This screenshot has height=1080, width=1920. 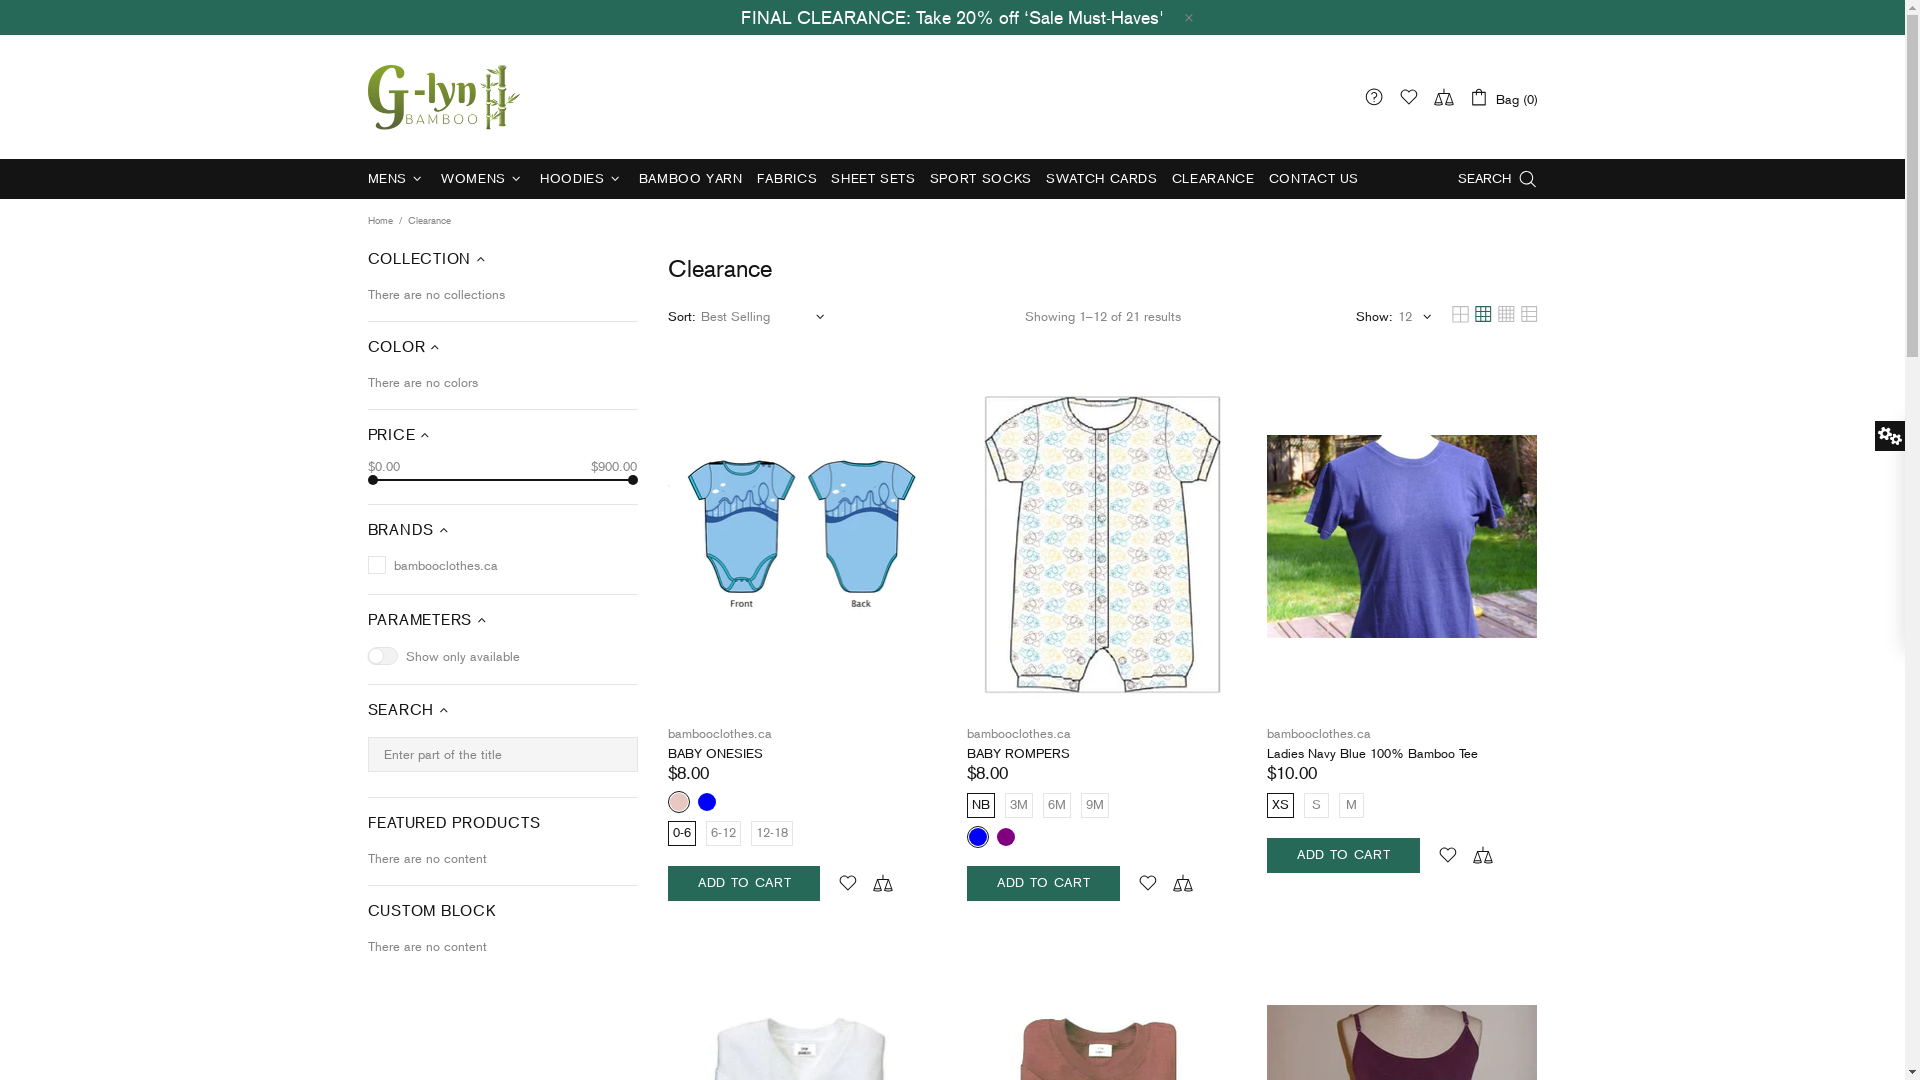 What do you see at coordinates (483, 177) in the screenshot?
I see `'WOMENS'` at bounding box center [483, 177].